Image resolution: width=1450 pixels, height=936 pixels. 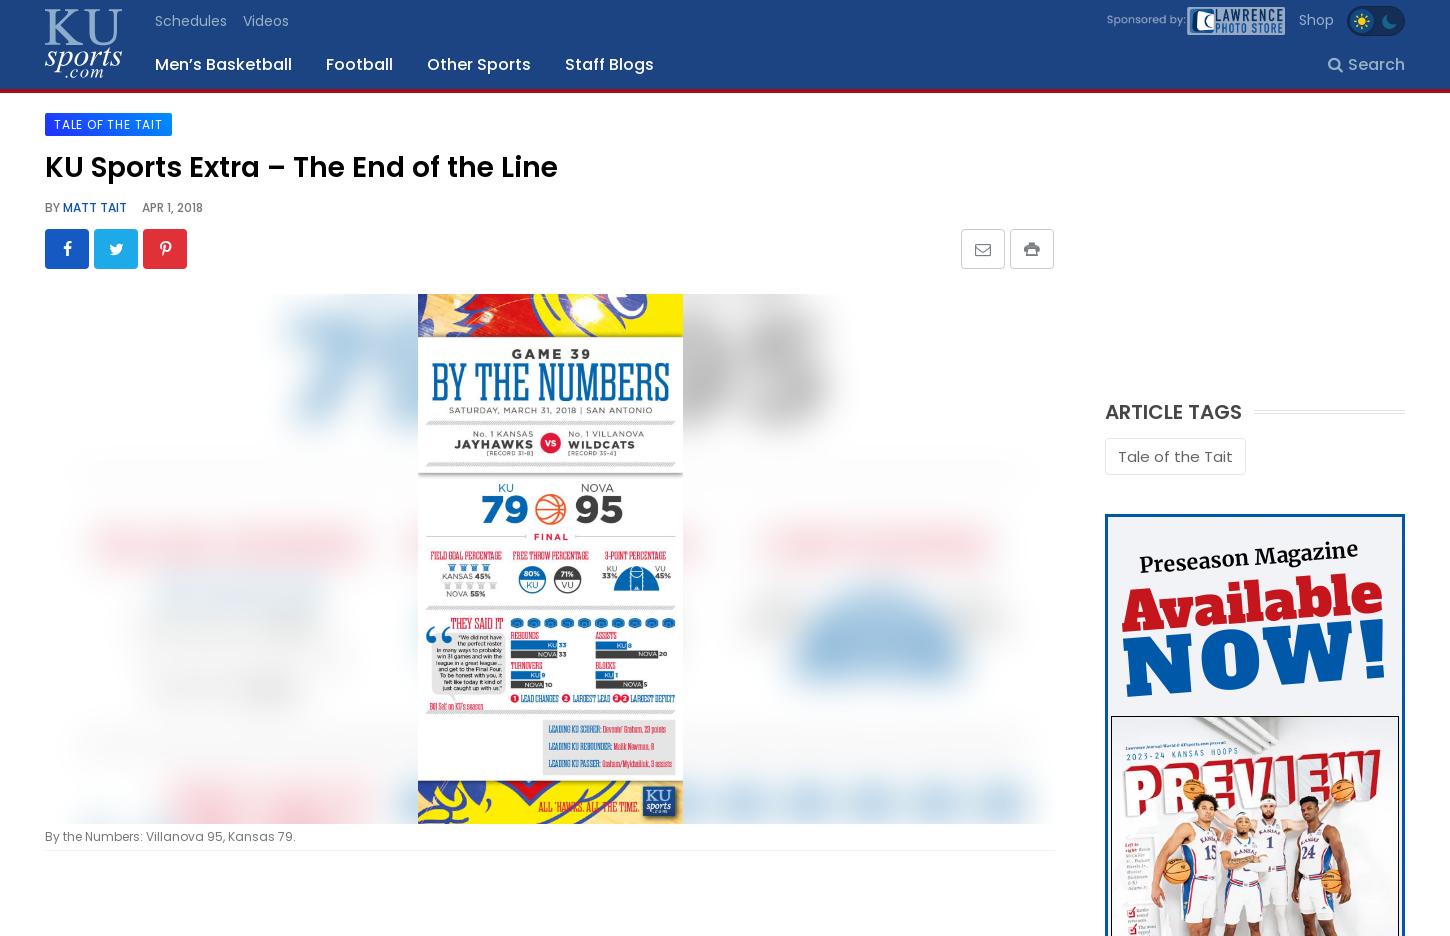 What do you see at coordinates (301, 166) in the screenshot?
I see `'KU Sports Extra – The End of the Line'` at bounding box center [301, 166].